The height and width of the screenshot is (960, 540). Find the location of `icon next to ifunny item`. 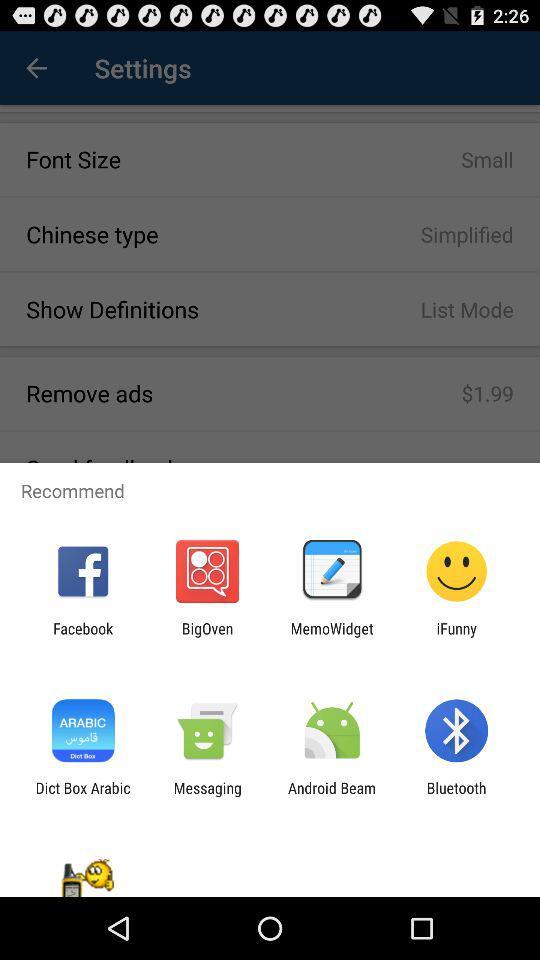

icon next to ifunny item is located at coordinates (332, 636).